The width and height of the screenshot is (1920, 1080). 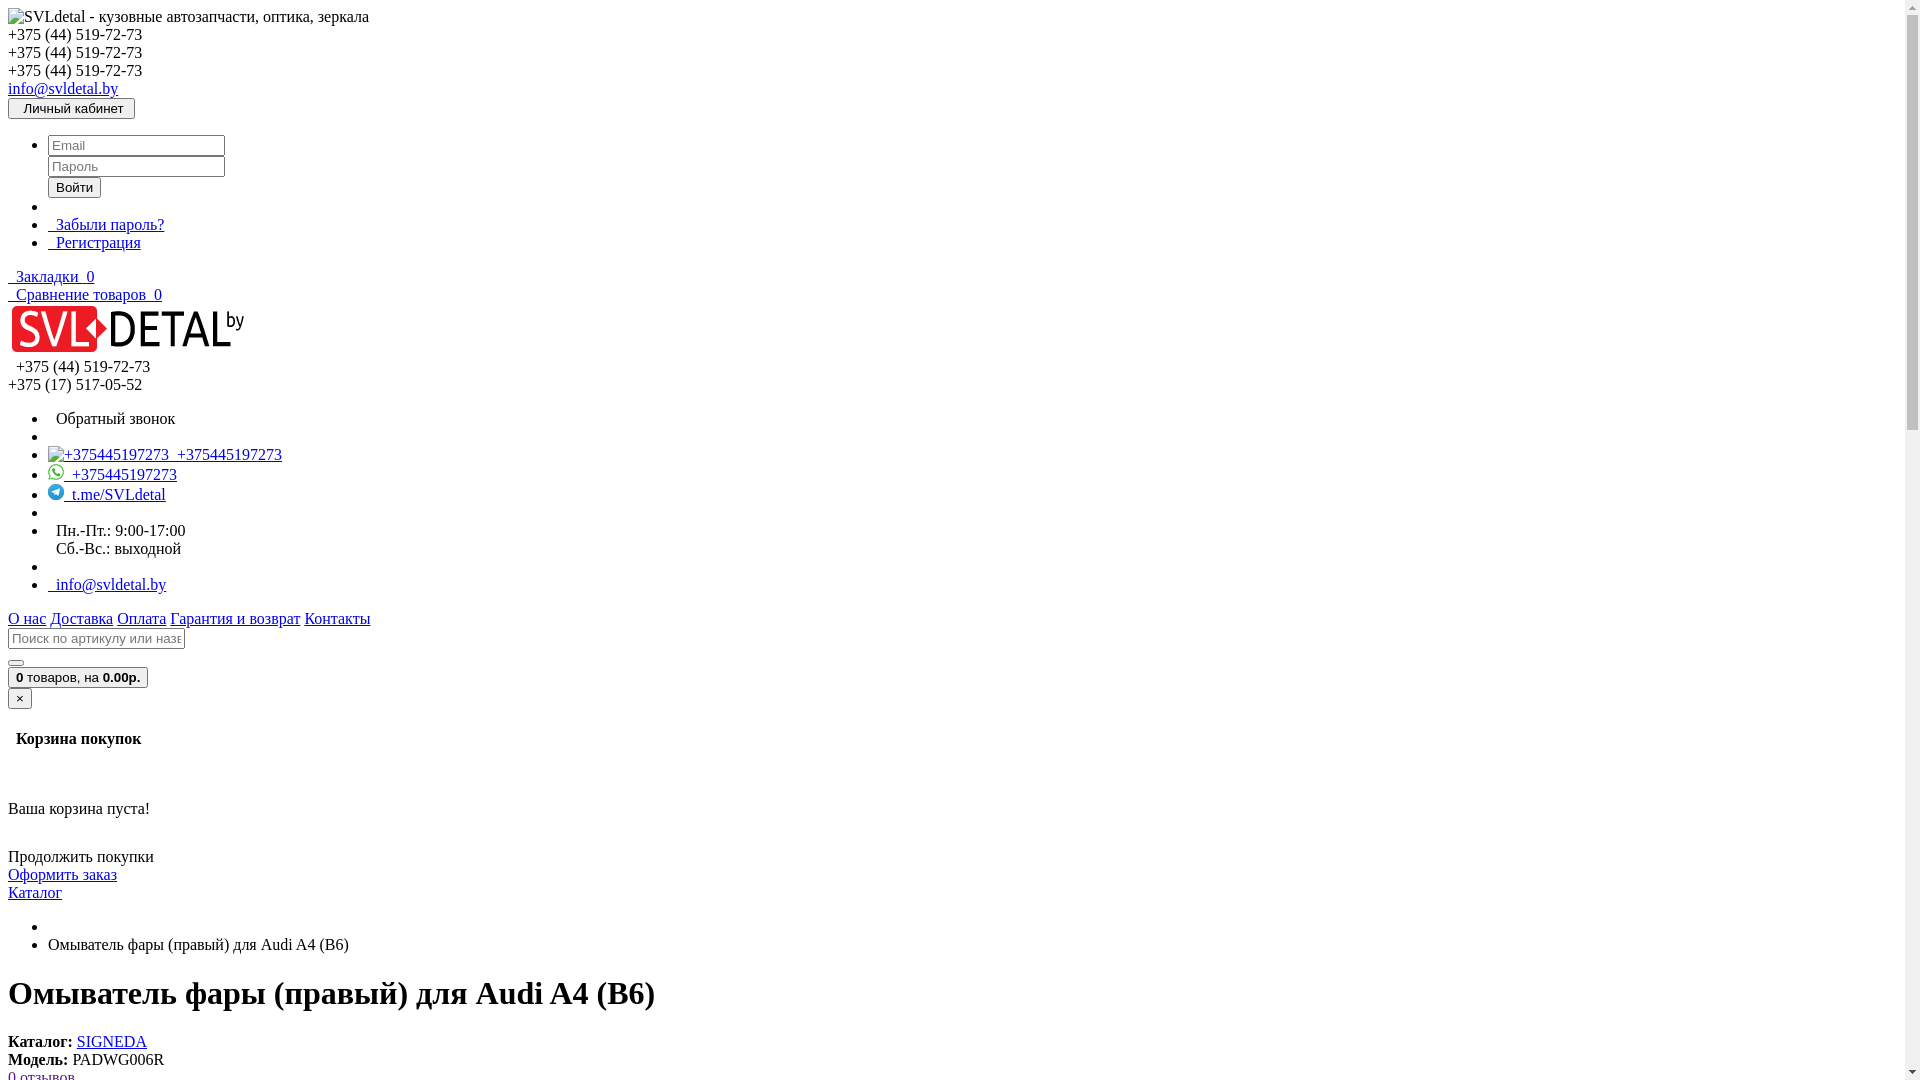 I want to click on '  t.me/SVLdetal', so click(x=105, y=494).